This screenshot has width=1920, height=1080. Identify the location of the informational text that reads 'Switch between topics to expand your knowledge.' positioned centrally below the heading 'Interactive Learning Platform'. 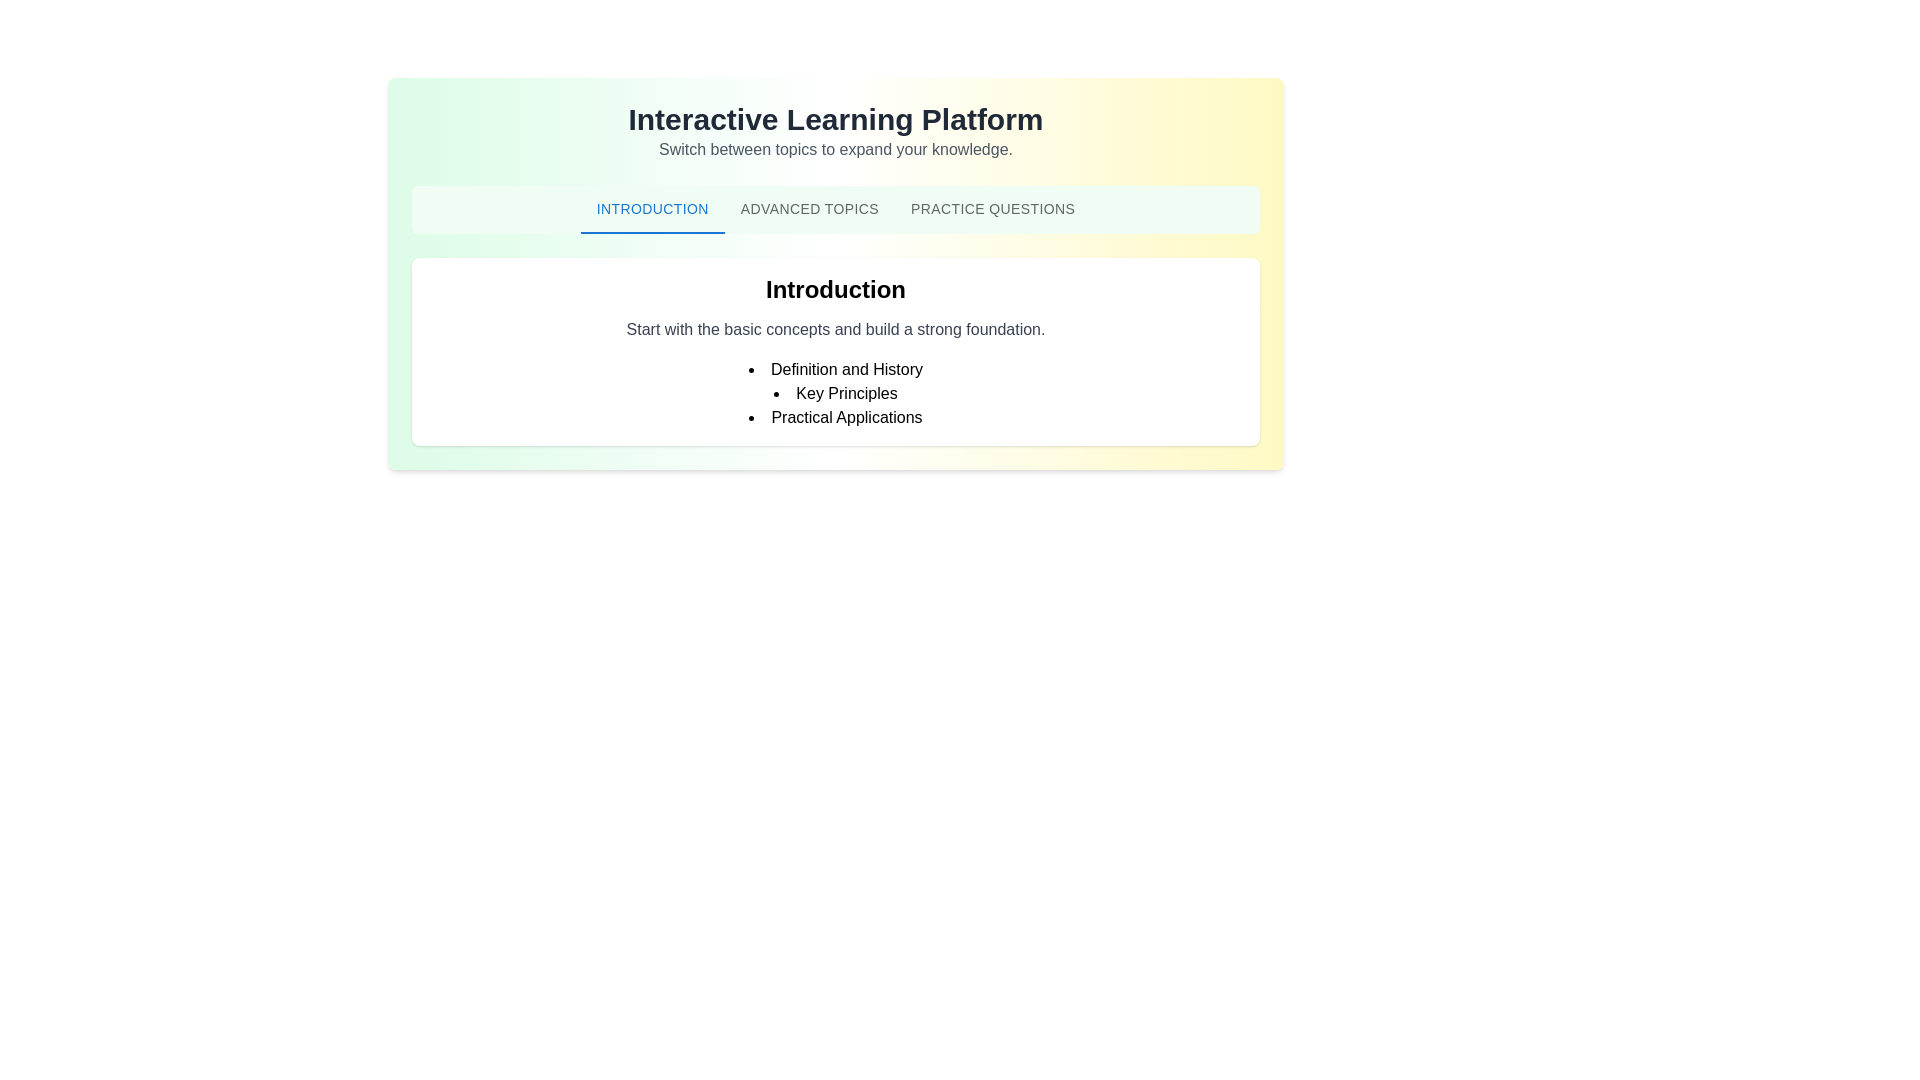
(835, 149).